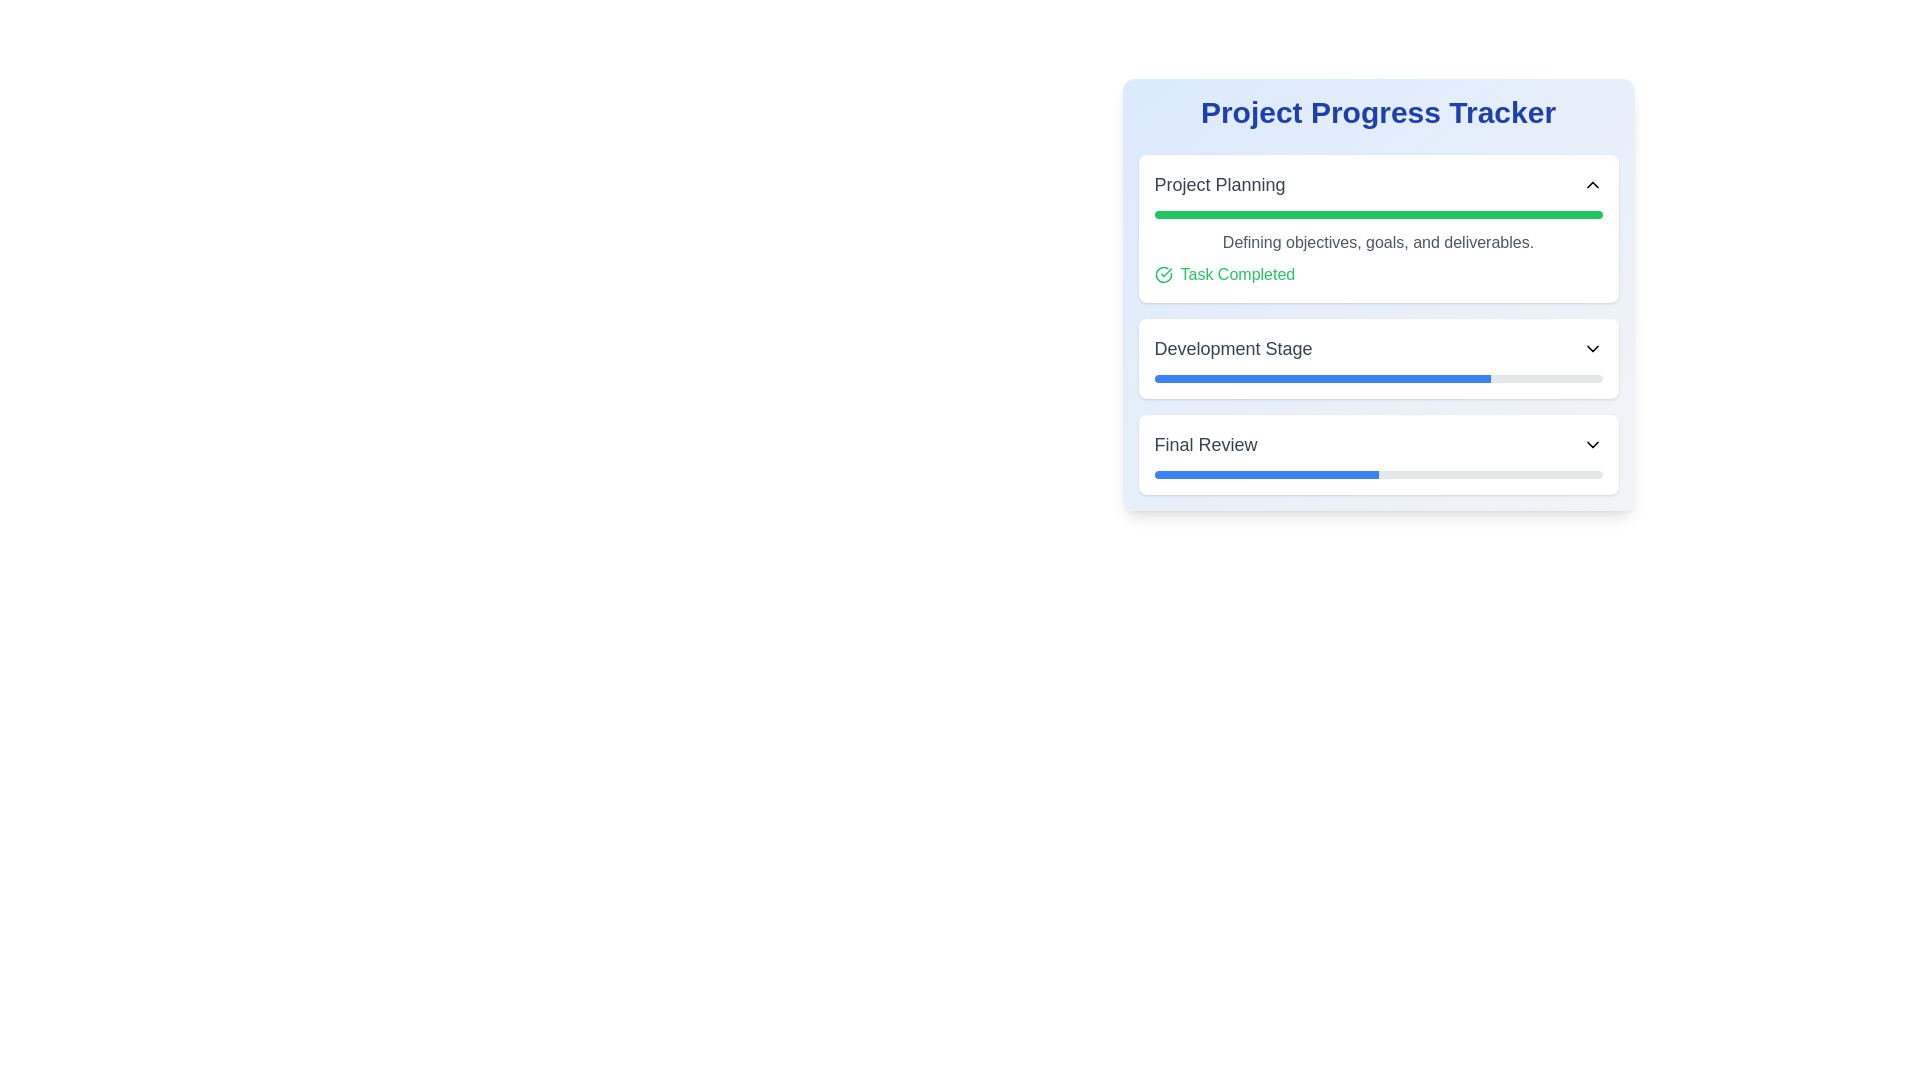 The height and width of the screenshot is (1080, 1920). What do you see at coordinates (1377, 227) in the screenshot?
I see `the Informational card titled 'Project Planning' which is the first card in a vertical list, featuring a white background and a green progress bar` at bounding box center [1377, 227].